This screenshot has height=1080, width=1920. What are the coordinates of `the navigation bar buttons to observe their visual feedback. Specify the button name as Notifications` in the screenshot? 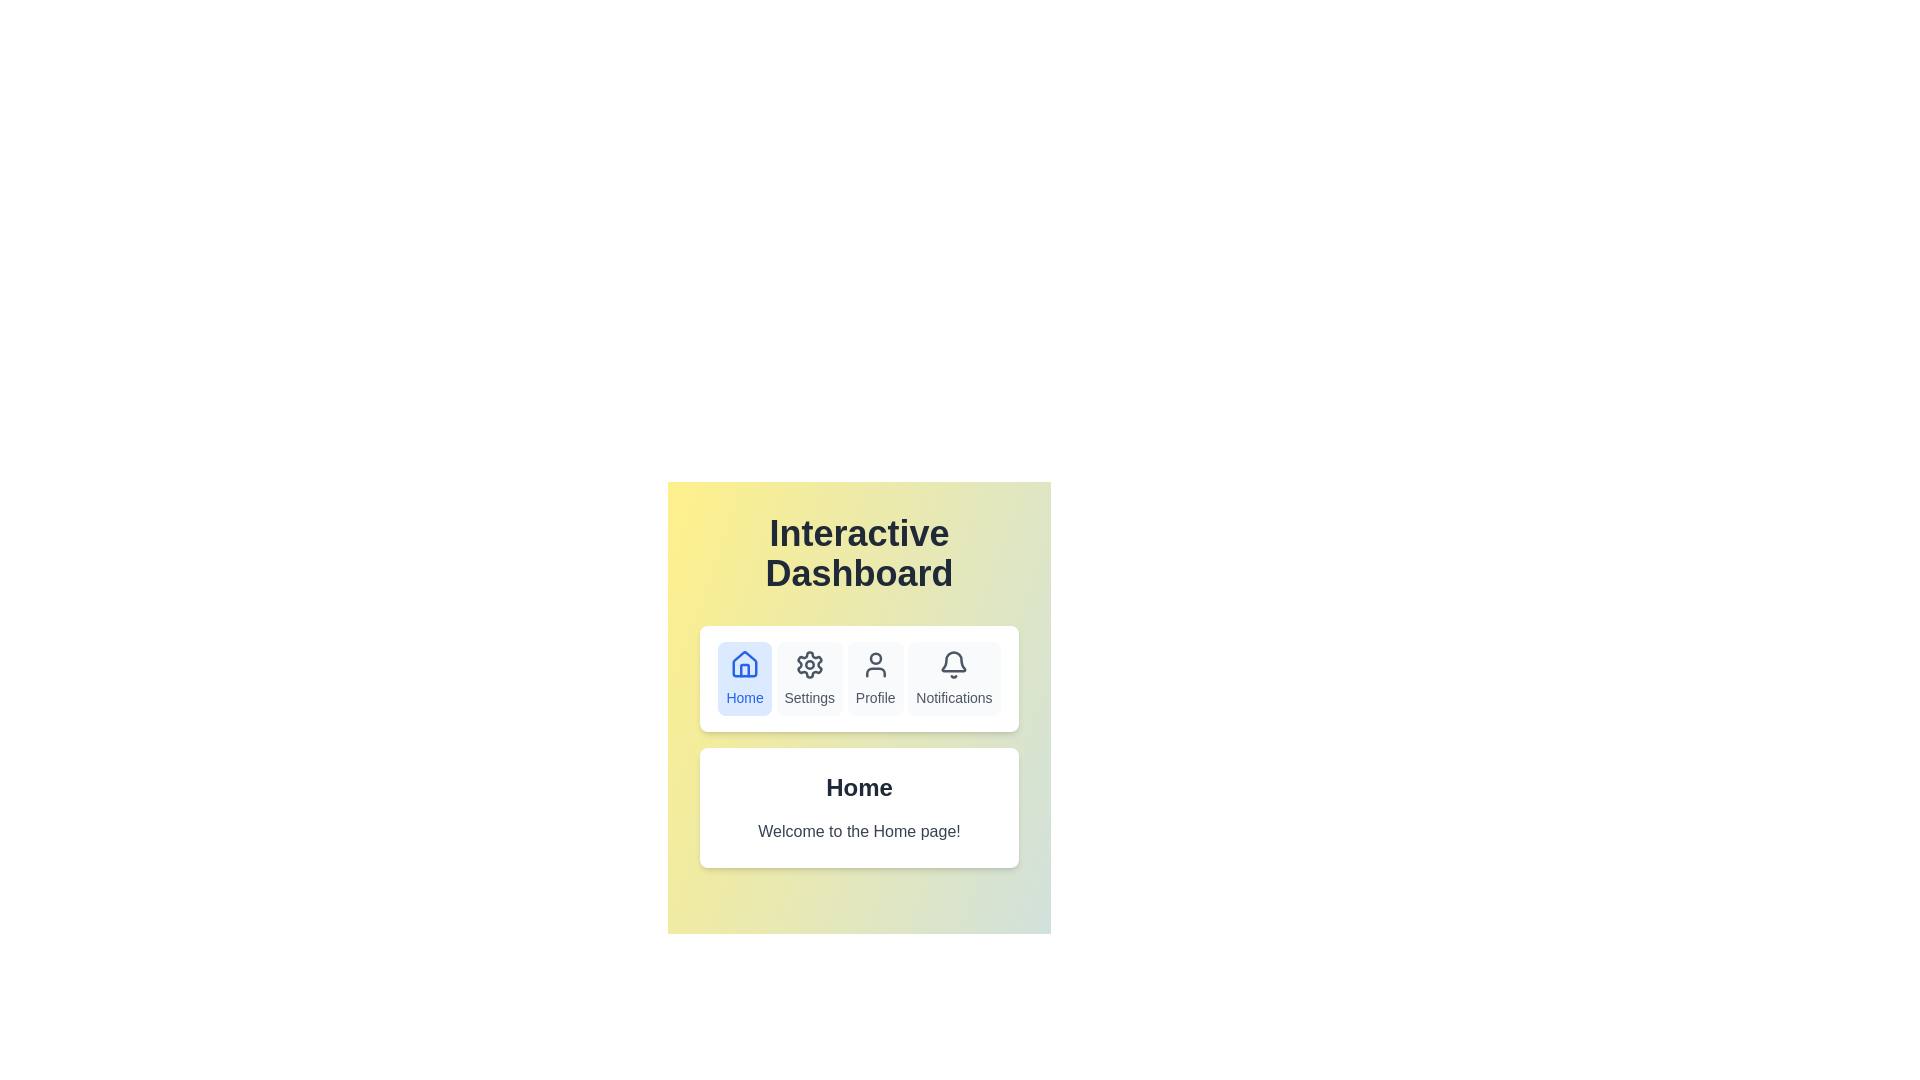 It's located at (953, 677).